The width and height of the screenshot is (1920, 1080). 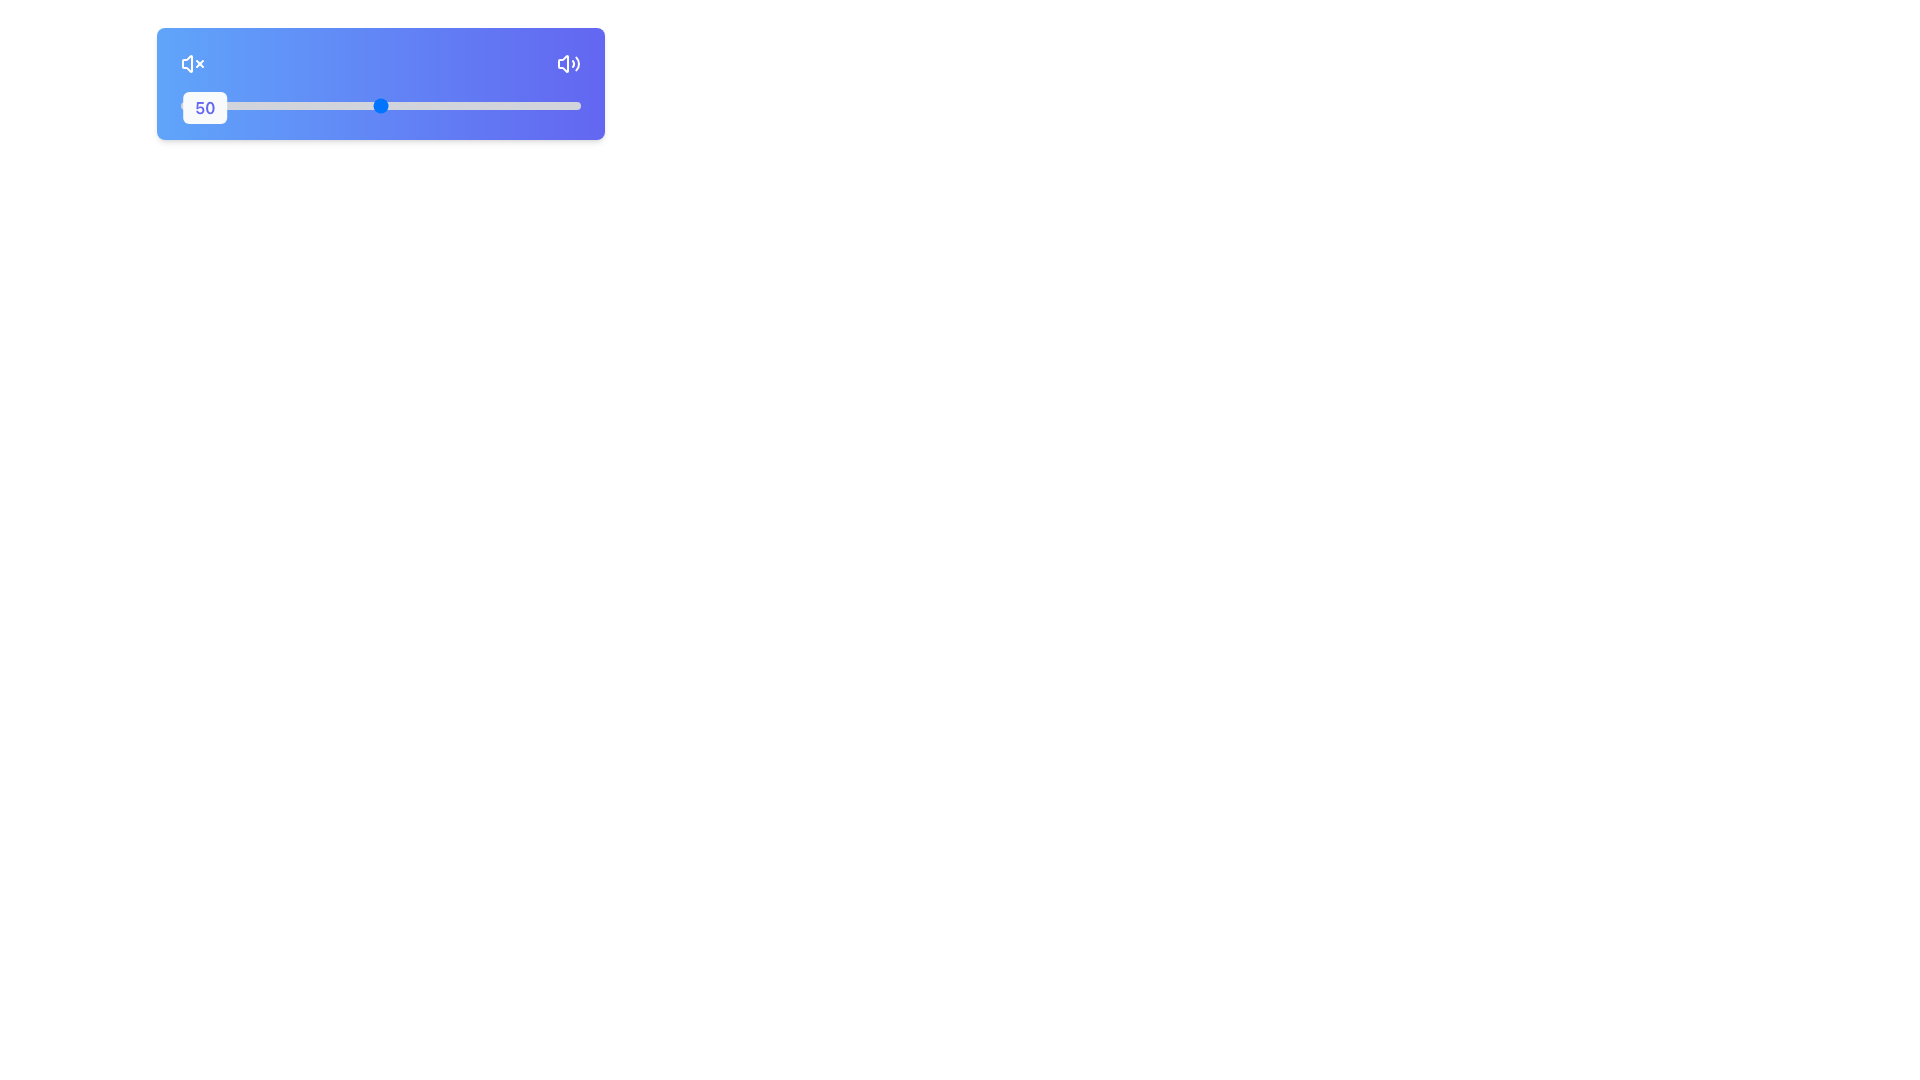 I want to click on the slider, so click(x=329, y=105).